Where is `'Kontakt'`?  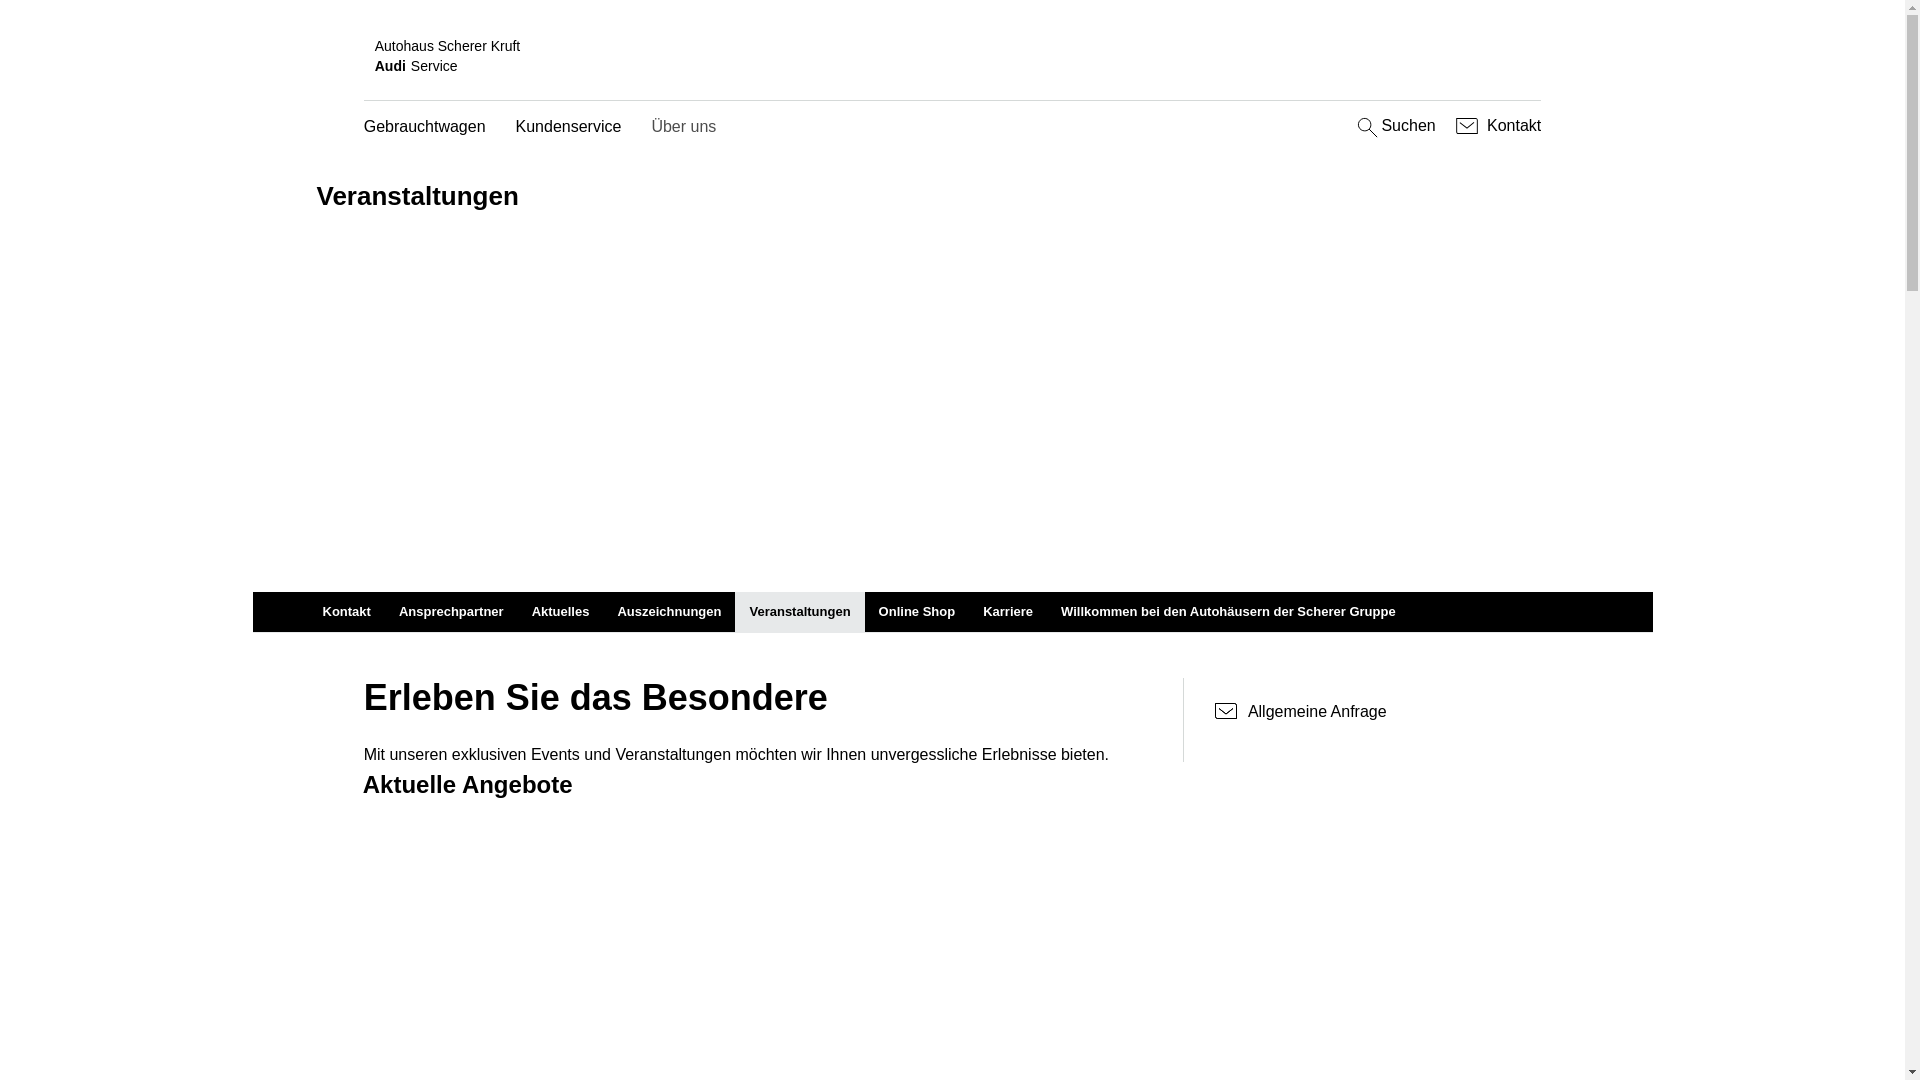
'Kontakt' is located at coordinates (1450, 126).